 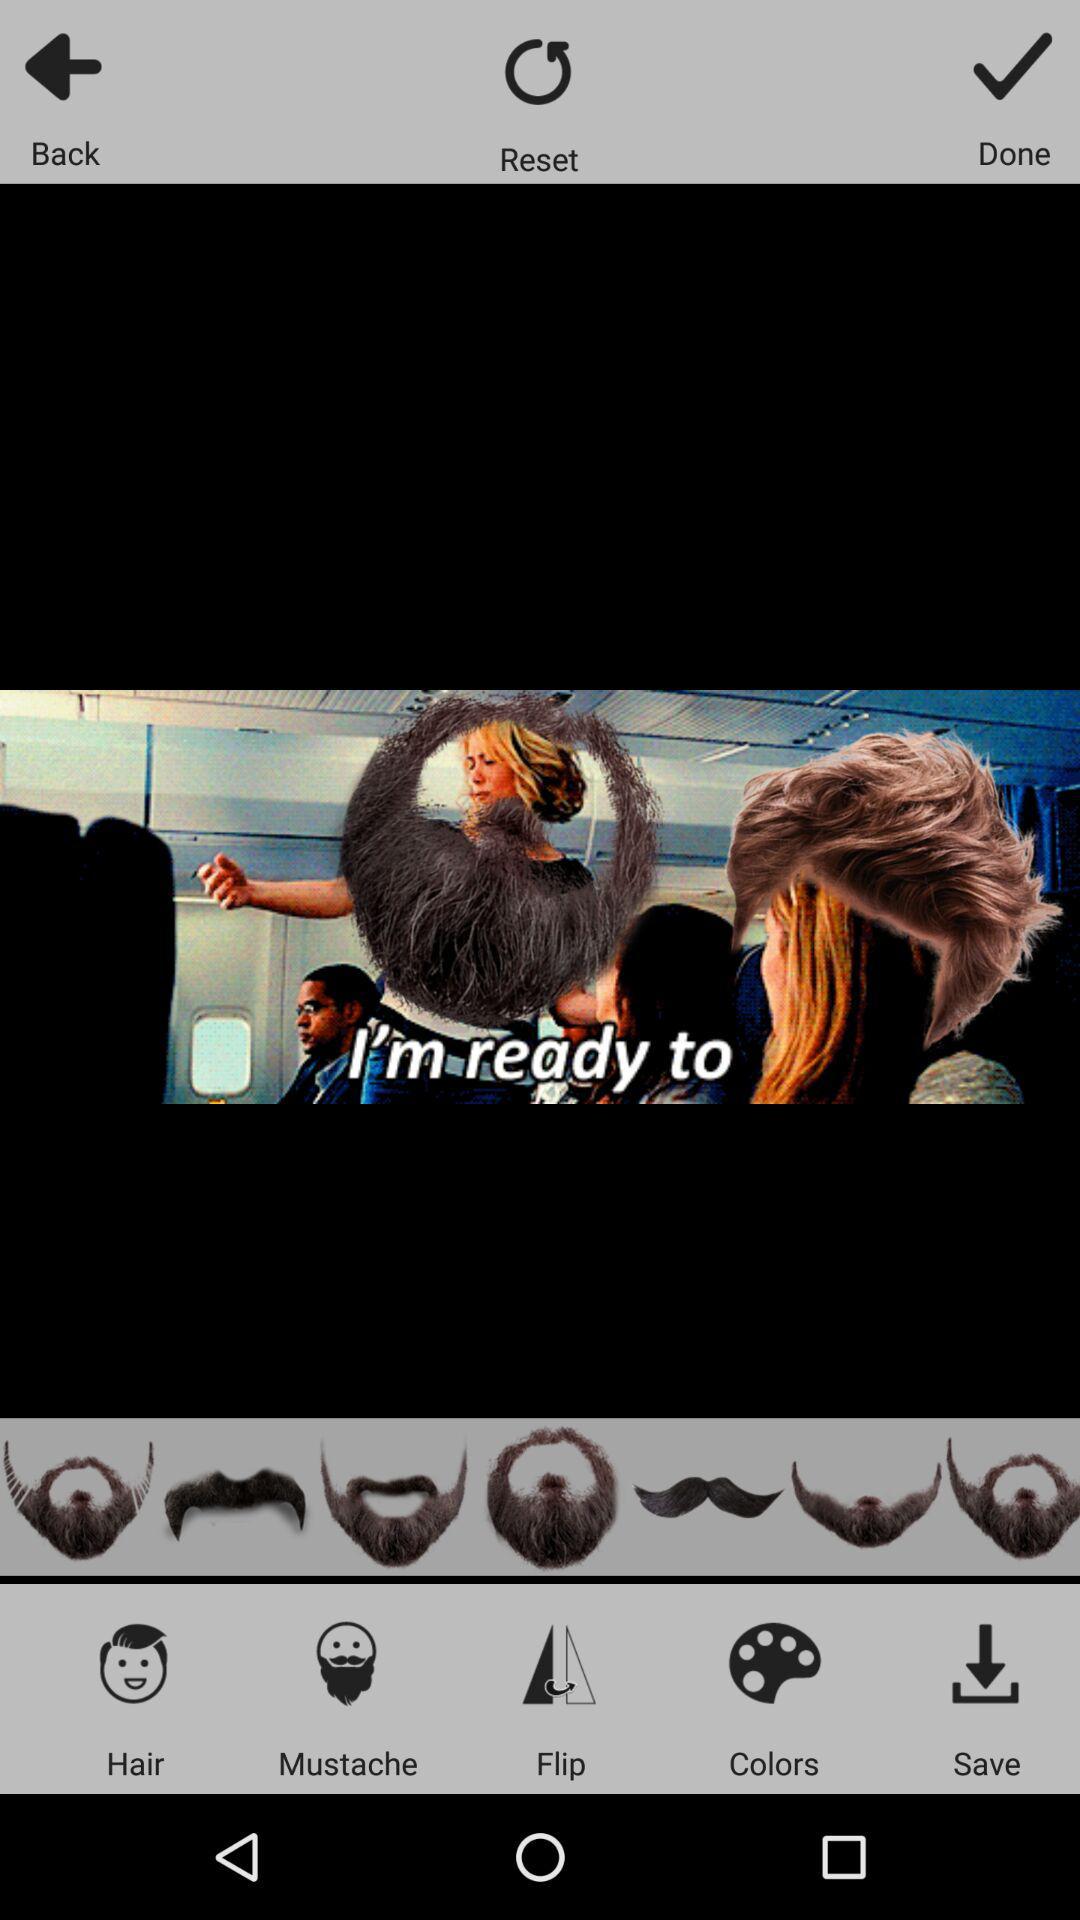 I want to click on change facial hair overlay, so click(x=393, y=1497).